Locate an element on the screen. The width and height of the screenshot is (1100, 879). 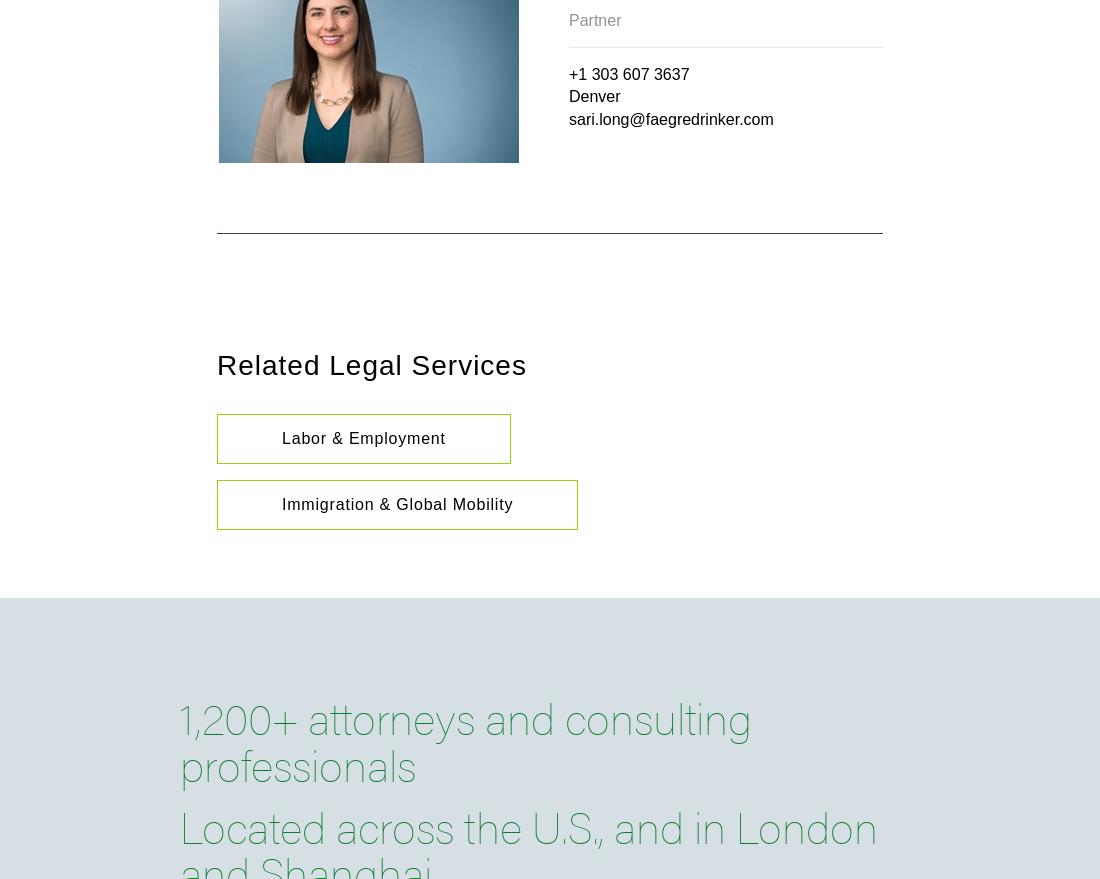
'Denver' is located at coordinates (593, 95).